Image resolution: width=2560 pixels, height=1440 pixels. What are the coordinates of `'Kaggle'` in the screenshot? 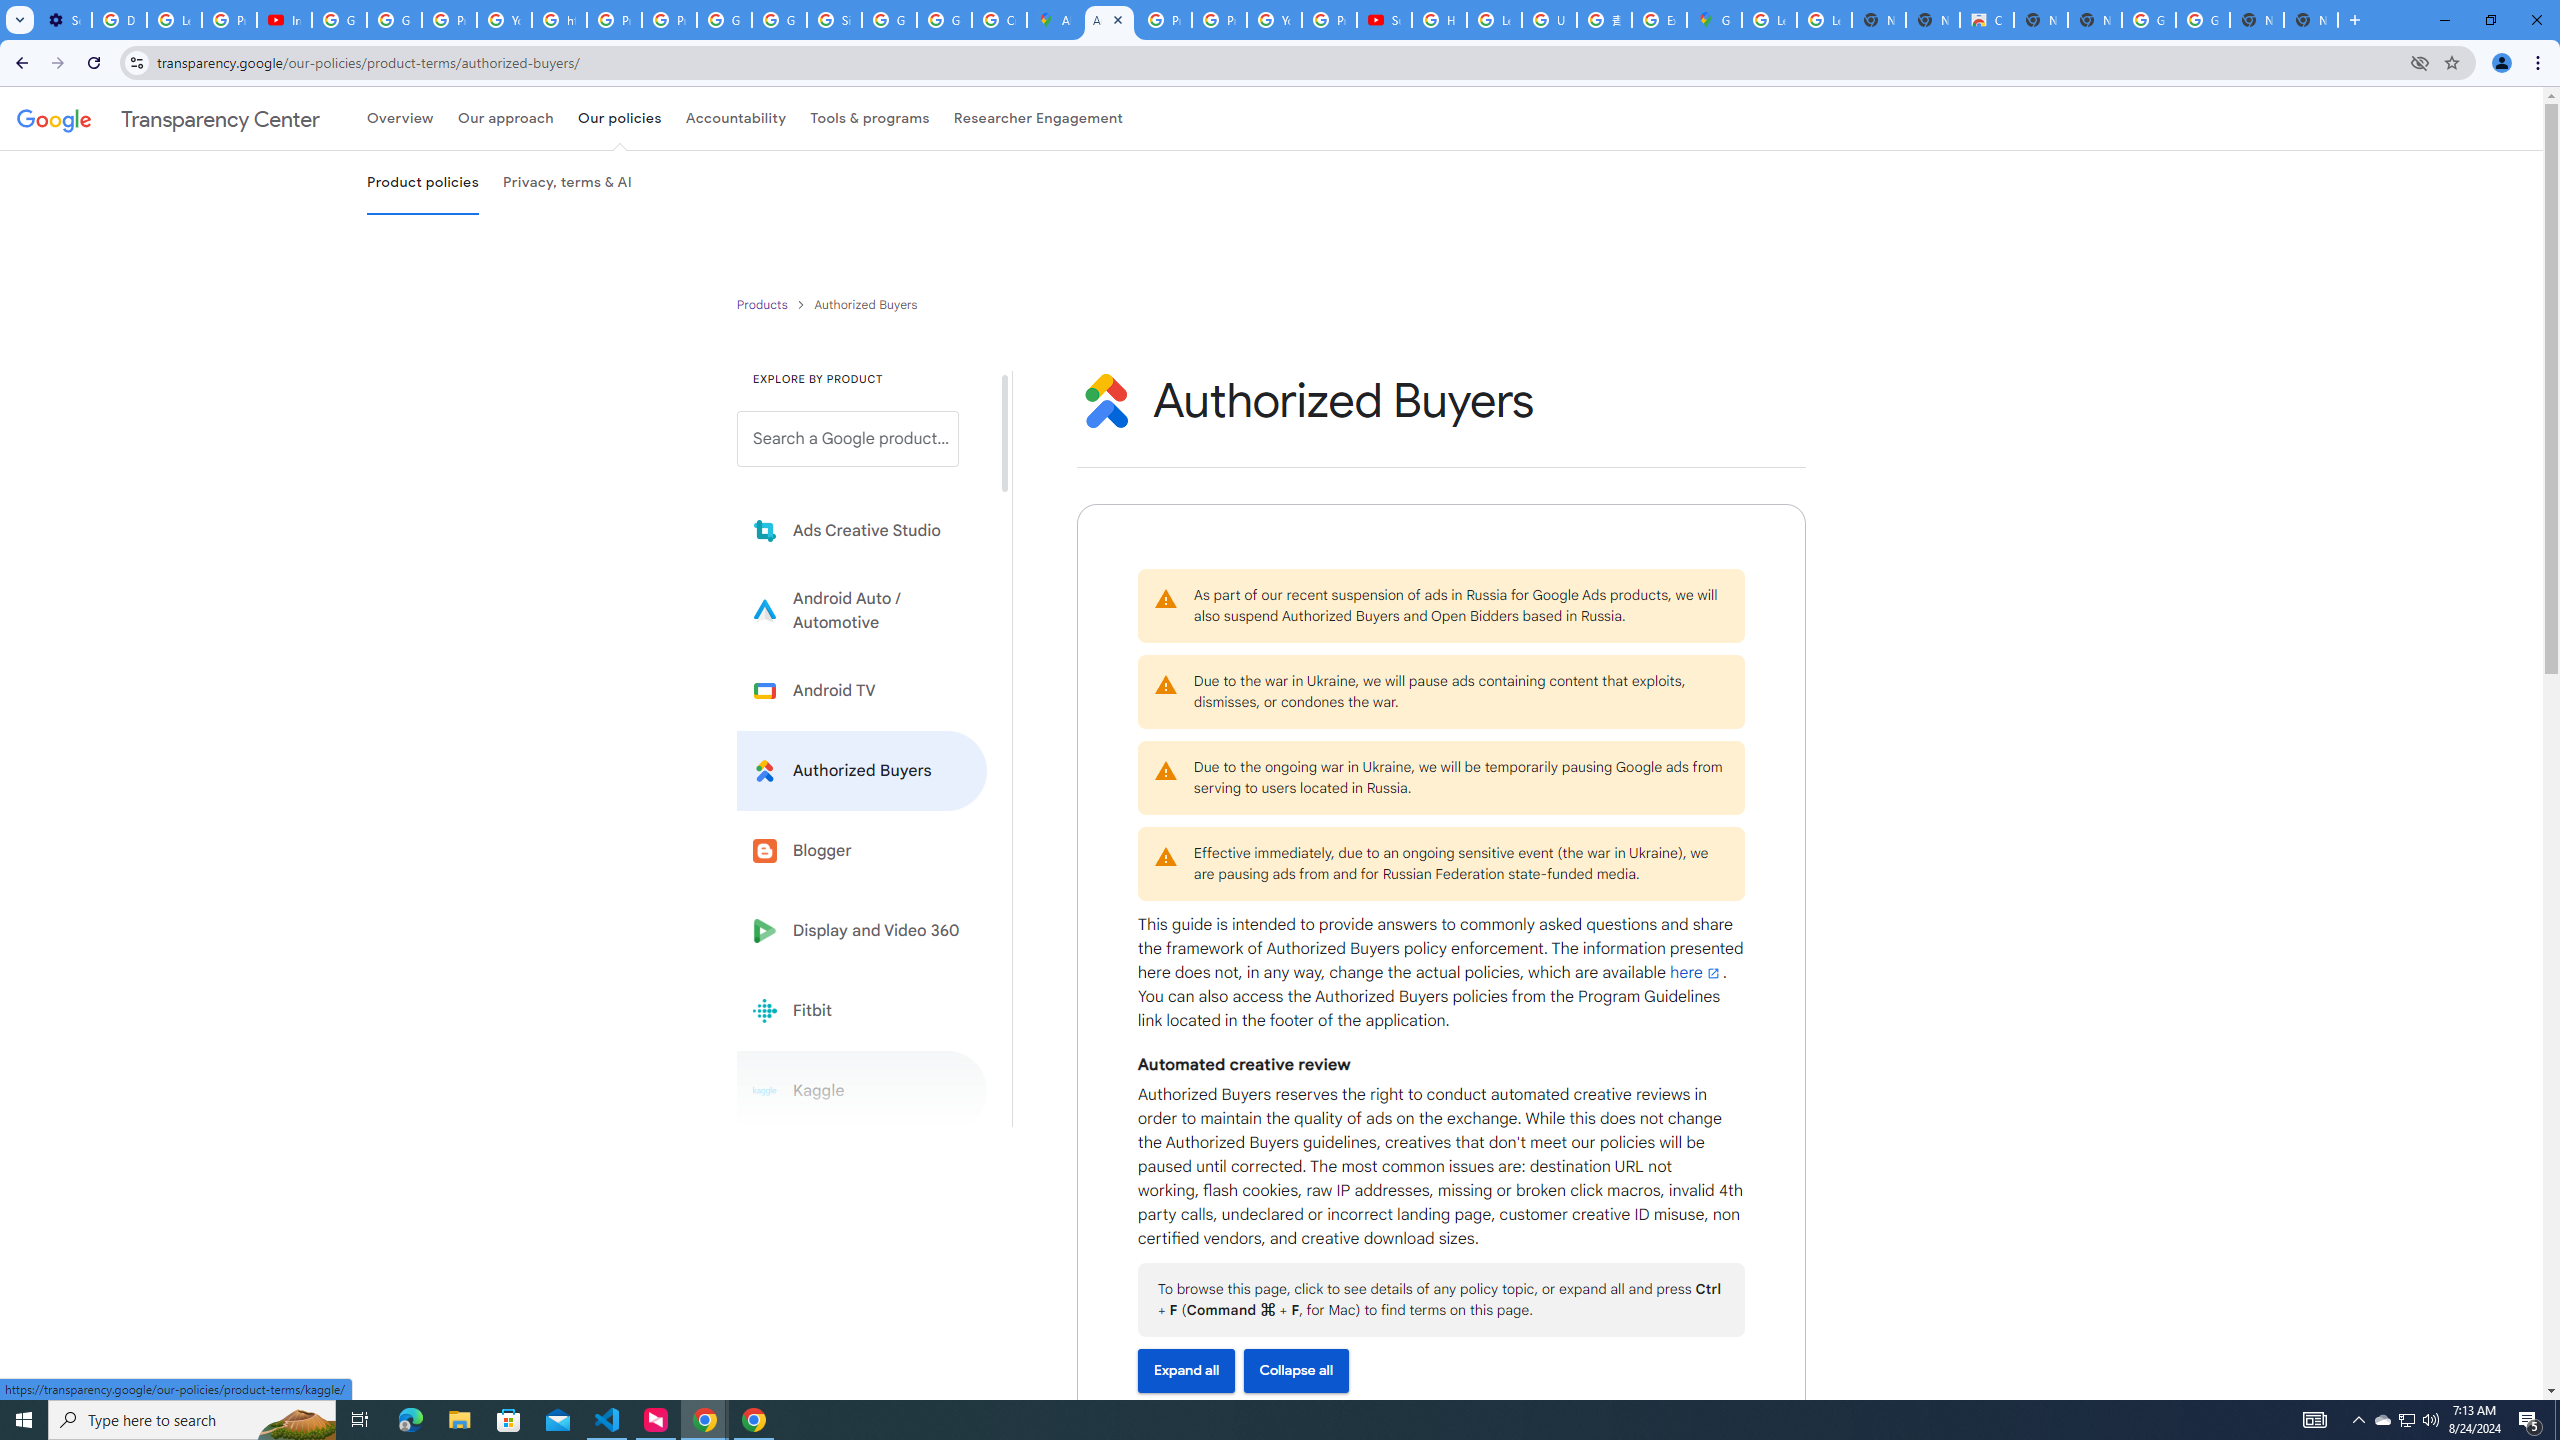 It's located at (861, 1089).